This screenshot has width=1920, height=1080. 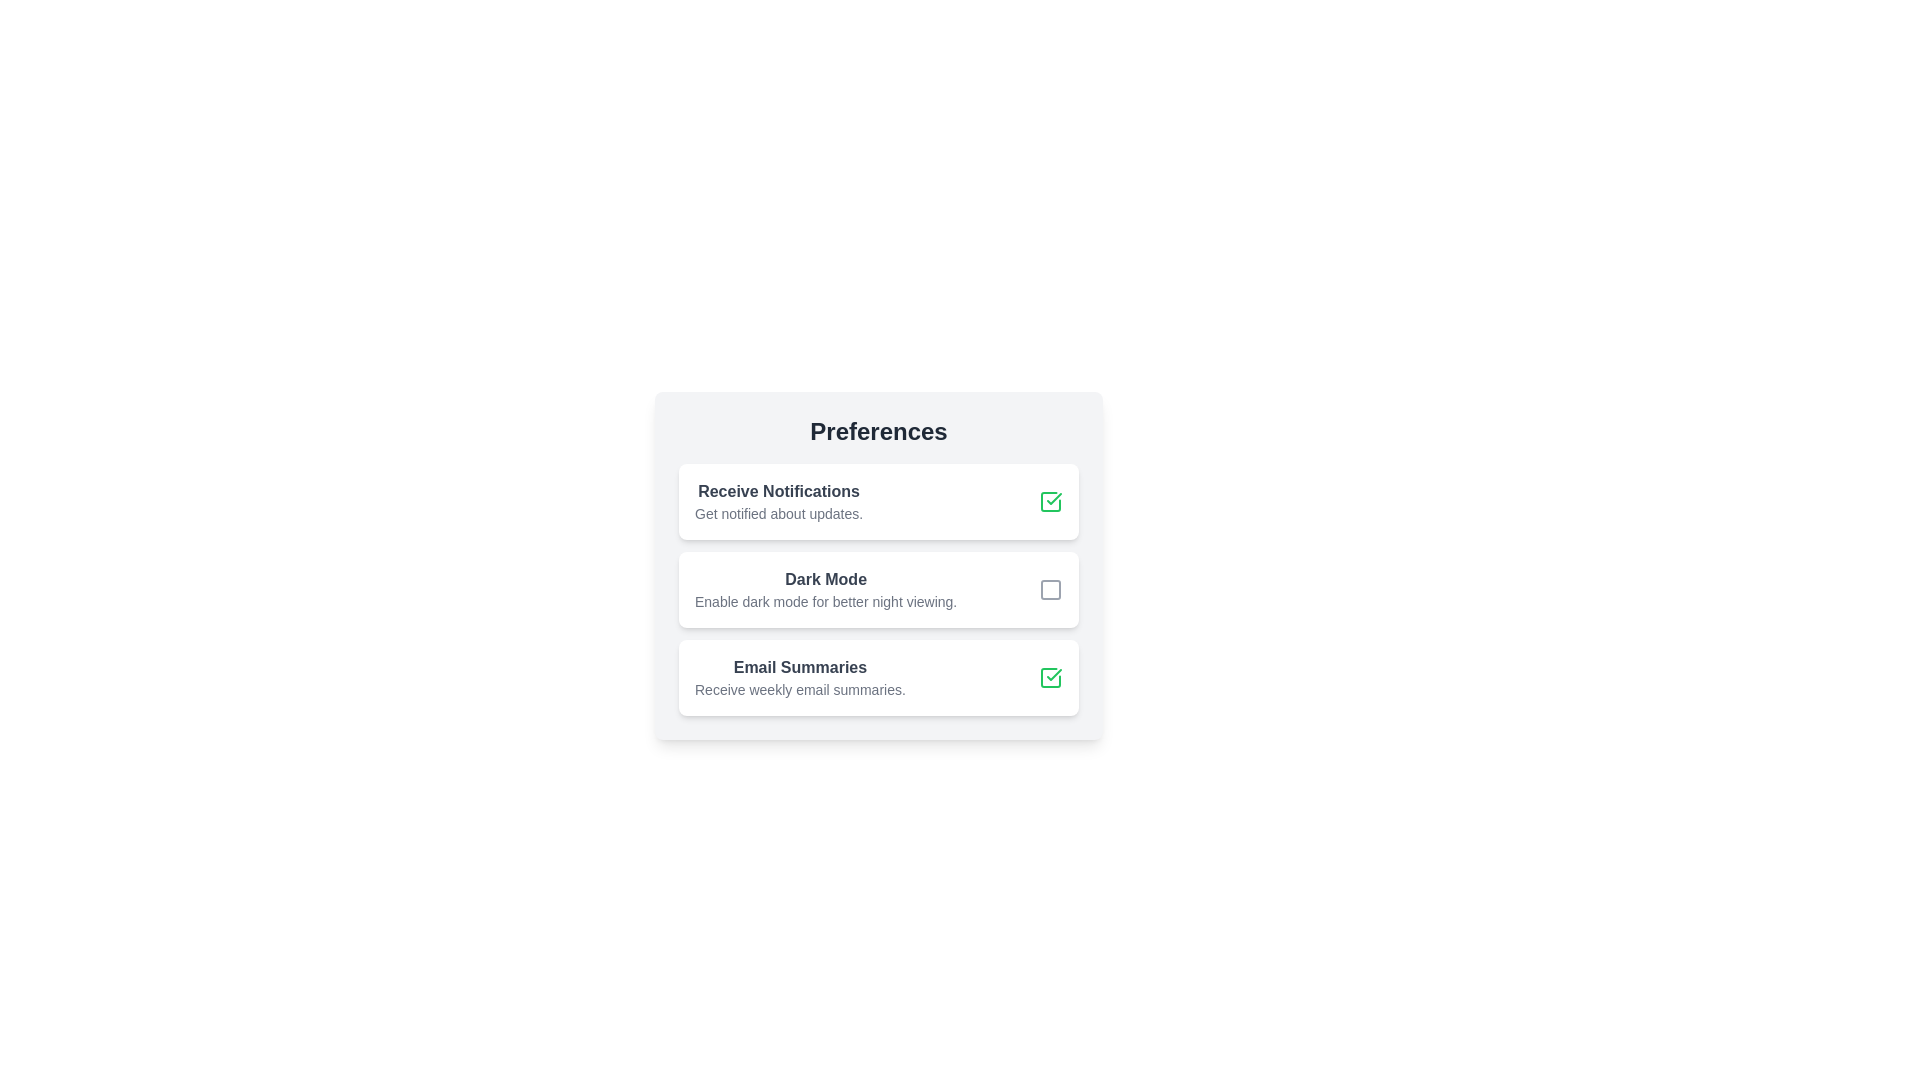 What do you see at coordinates (800, 677) in the screenshot?
I see `text from the Text Block element labeled 'Email Summaries' that consists of bold dark gray text and smaller lighter gray text` at bounding box center [800, 677].